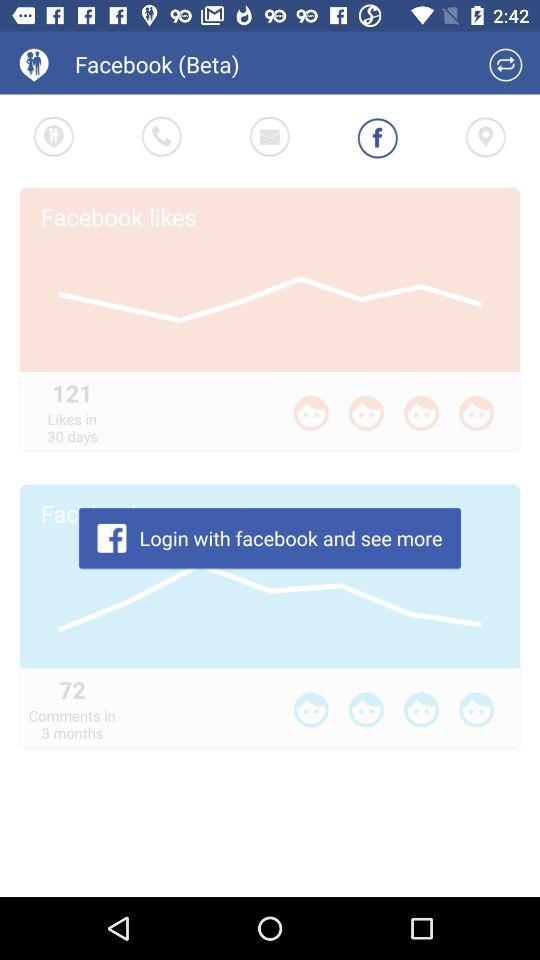  Describe the element at coordinates (504, 65) in the screenshot. I see `the page` at that location.